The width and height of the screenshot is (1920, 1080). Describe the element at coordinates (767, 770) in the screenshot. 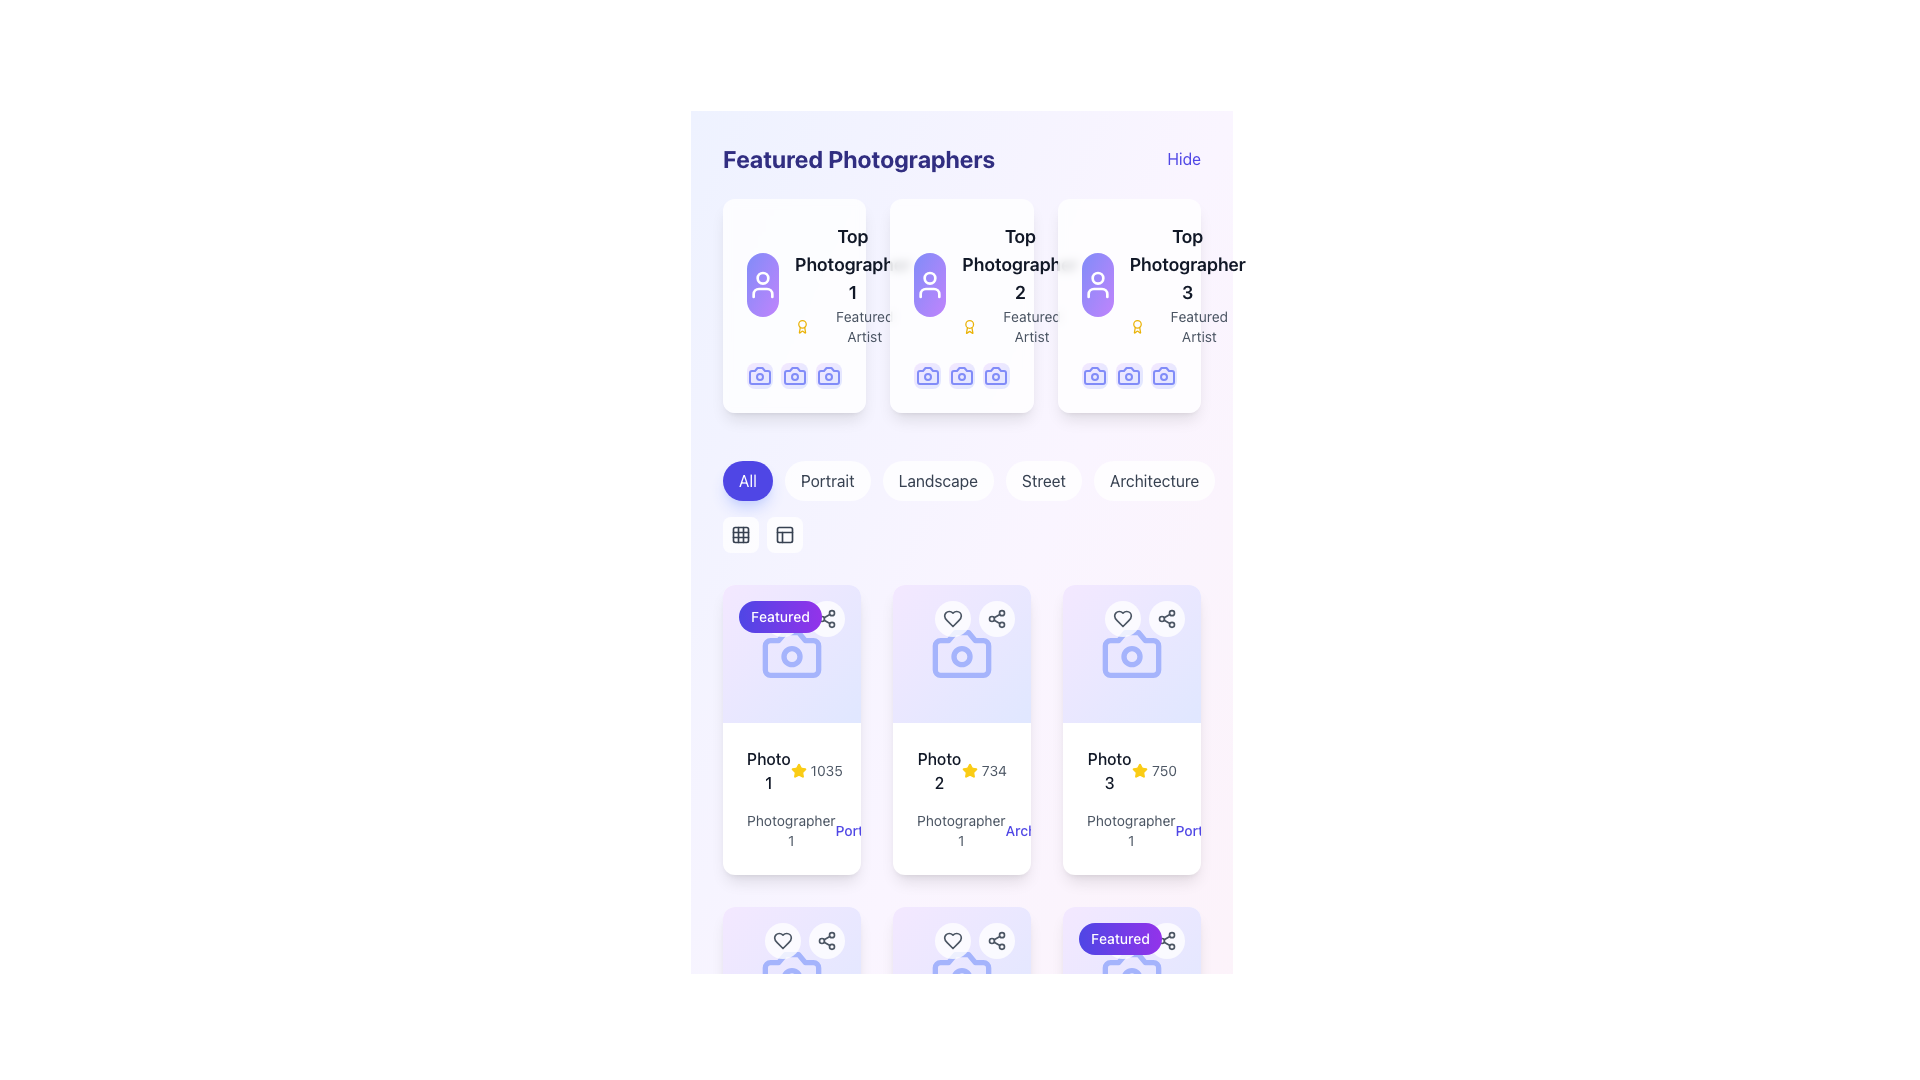

I see `text content of the label displaying 'Photo 1', which is prominently situated at the top of a card-like layout element` at that location.